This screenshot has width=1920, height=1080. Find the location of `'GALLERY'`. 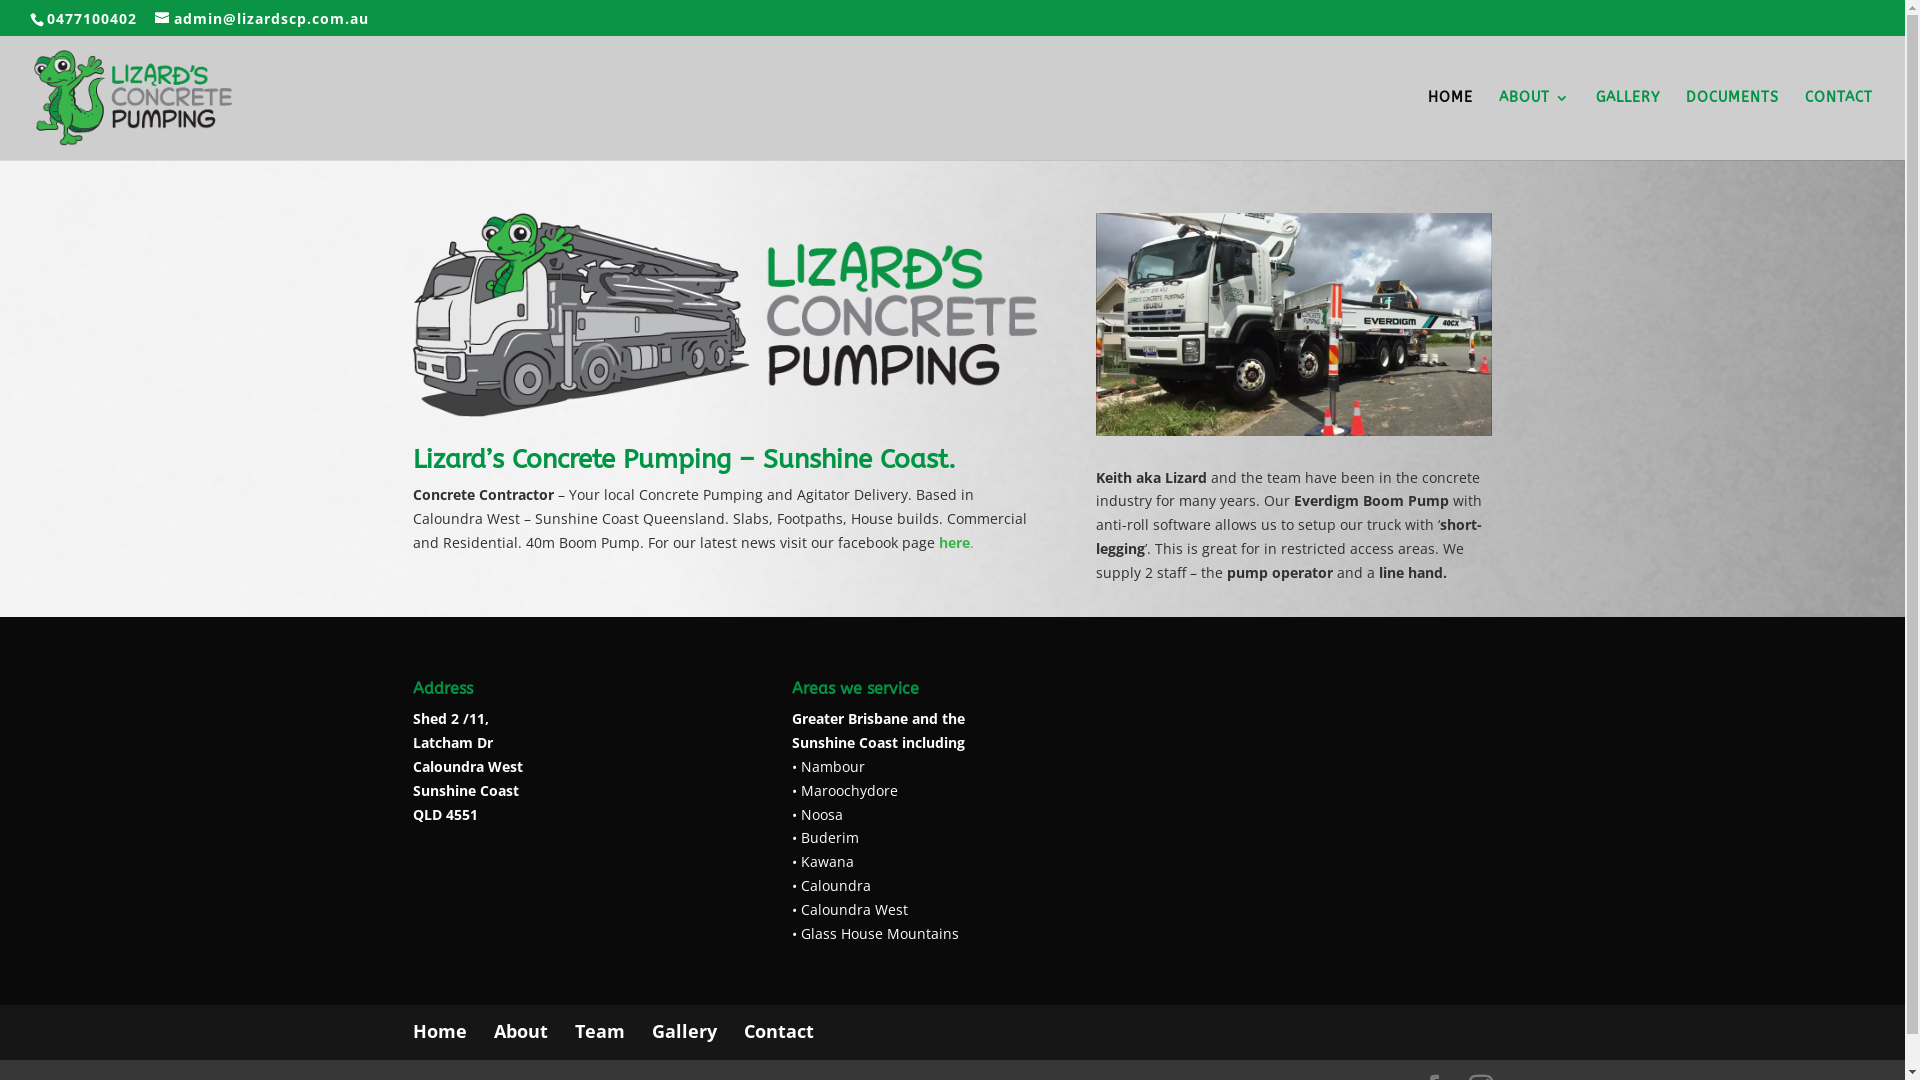

'GALLERY' is located at coordinates (1627, 125).